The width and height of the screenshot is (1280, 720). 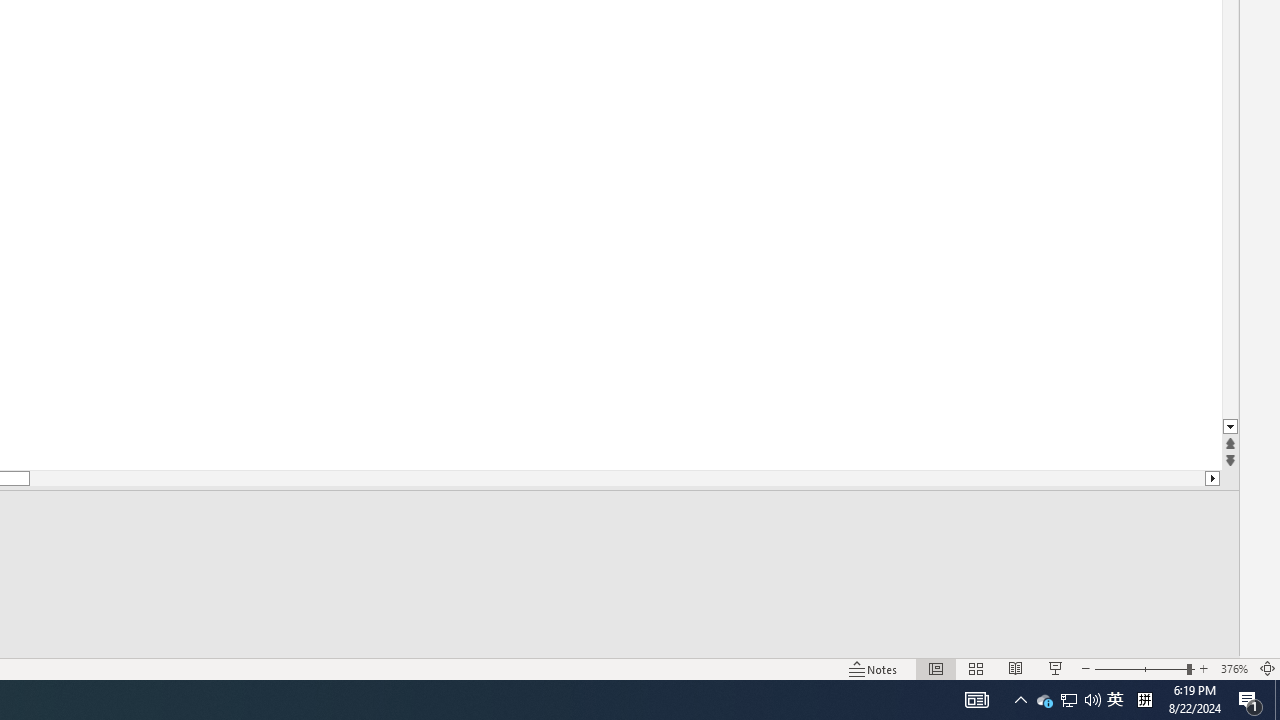 I want to click on 'Line down', so click(x=1229, y=426).